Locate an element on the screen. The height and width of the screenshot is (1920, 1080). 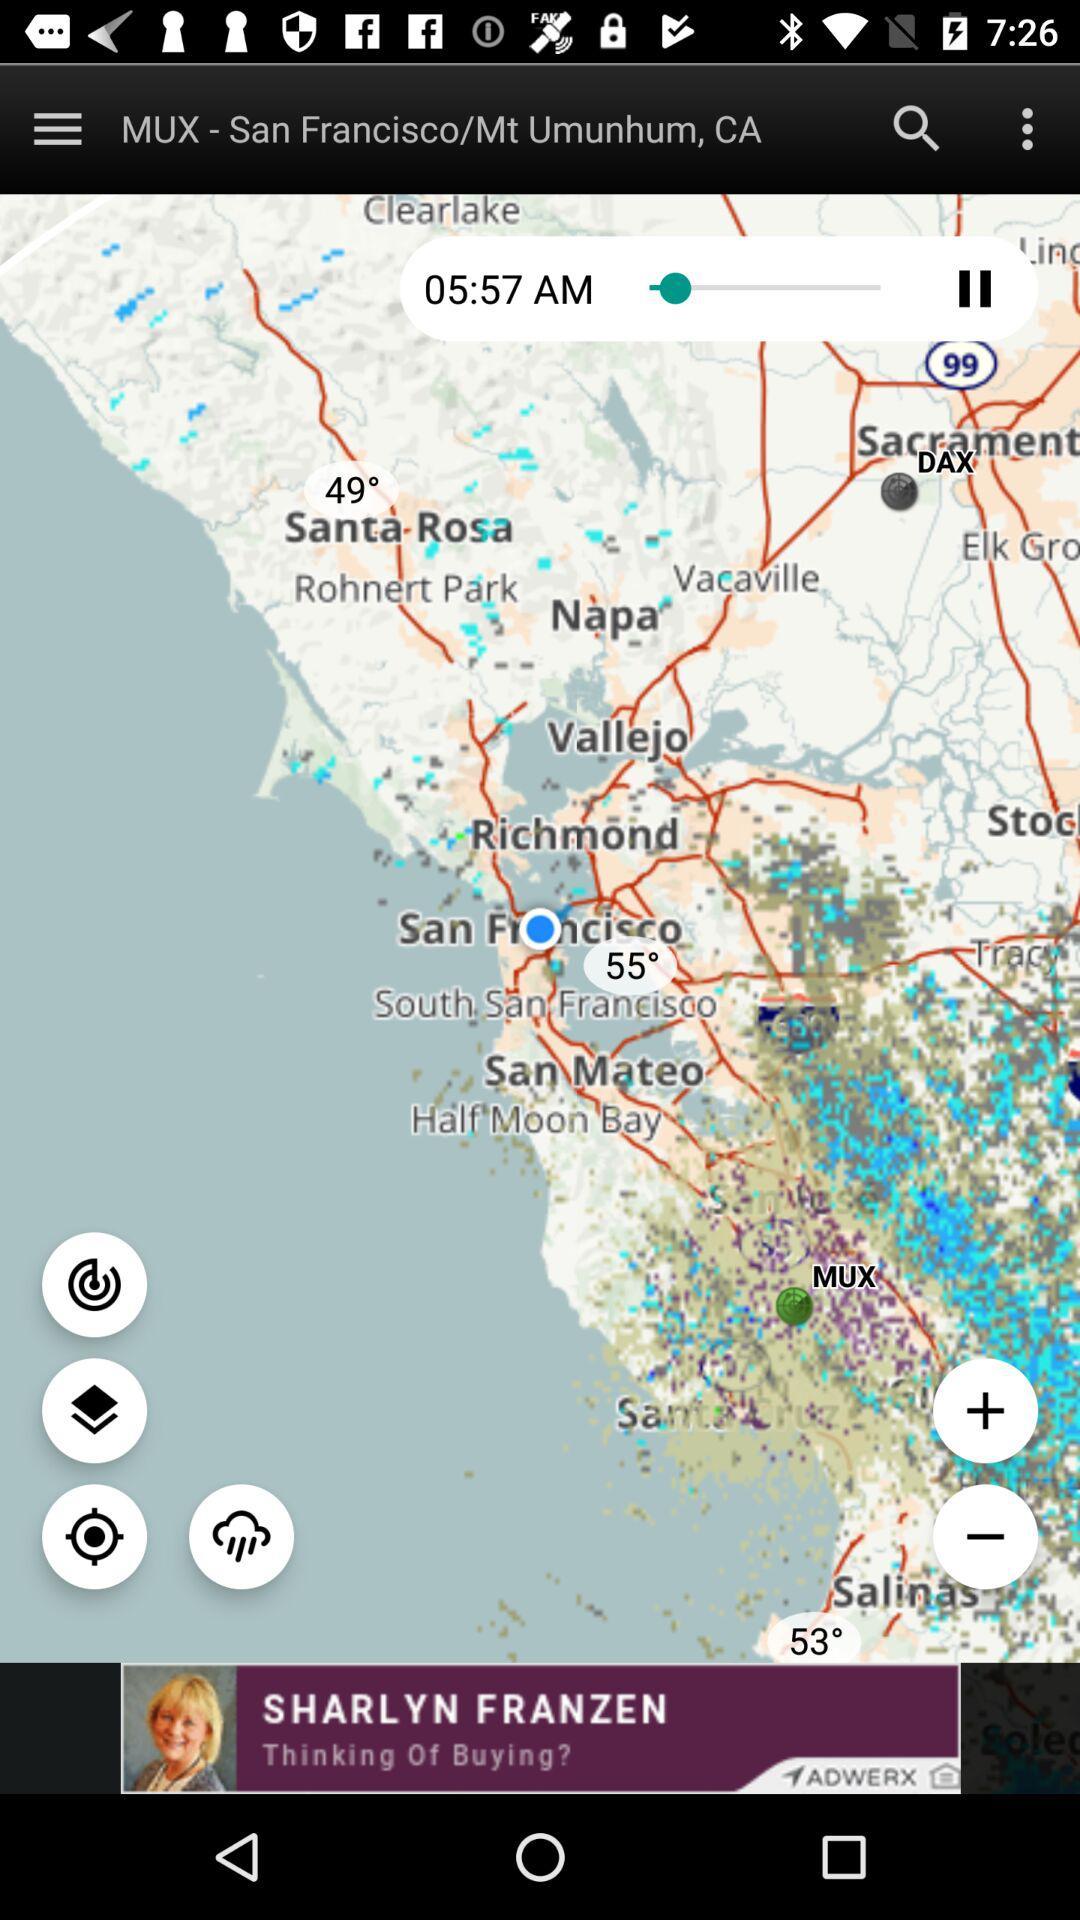
search function is located at coordinates (917, 127).